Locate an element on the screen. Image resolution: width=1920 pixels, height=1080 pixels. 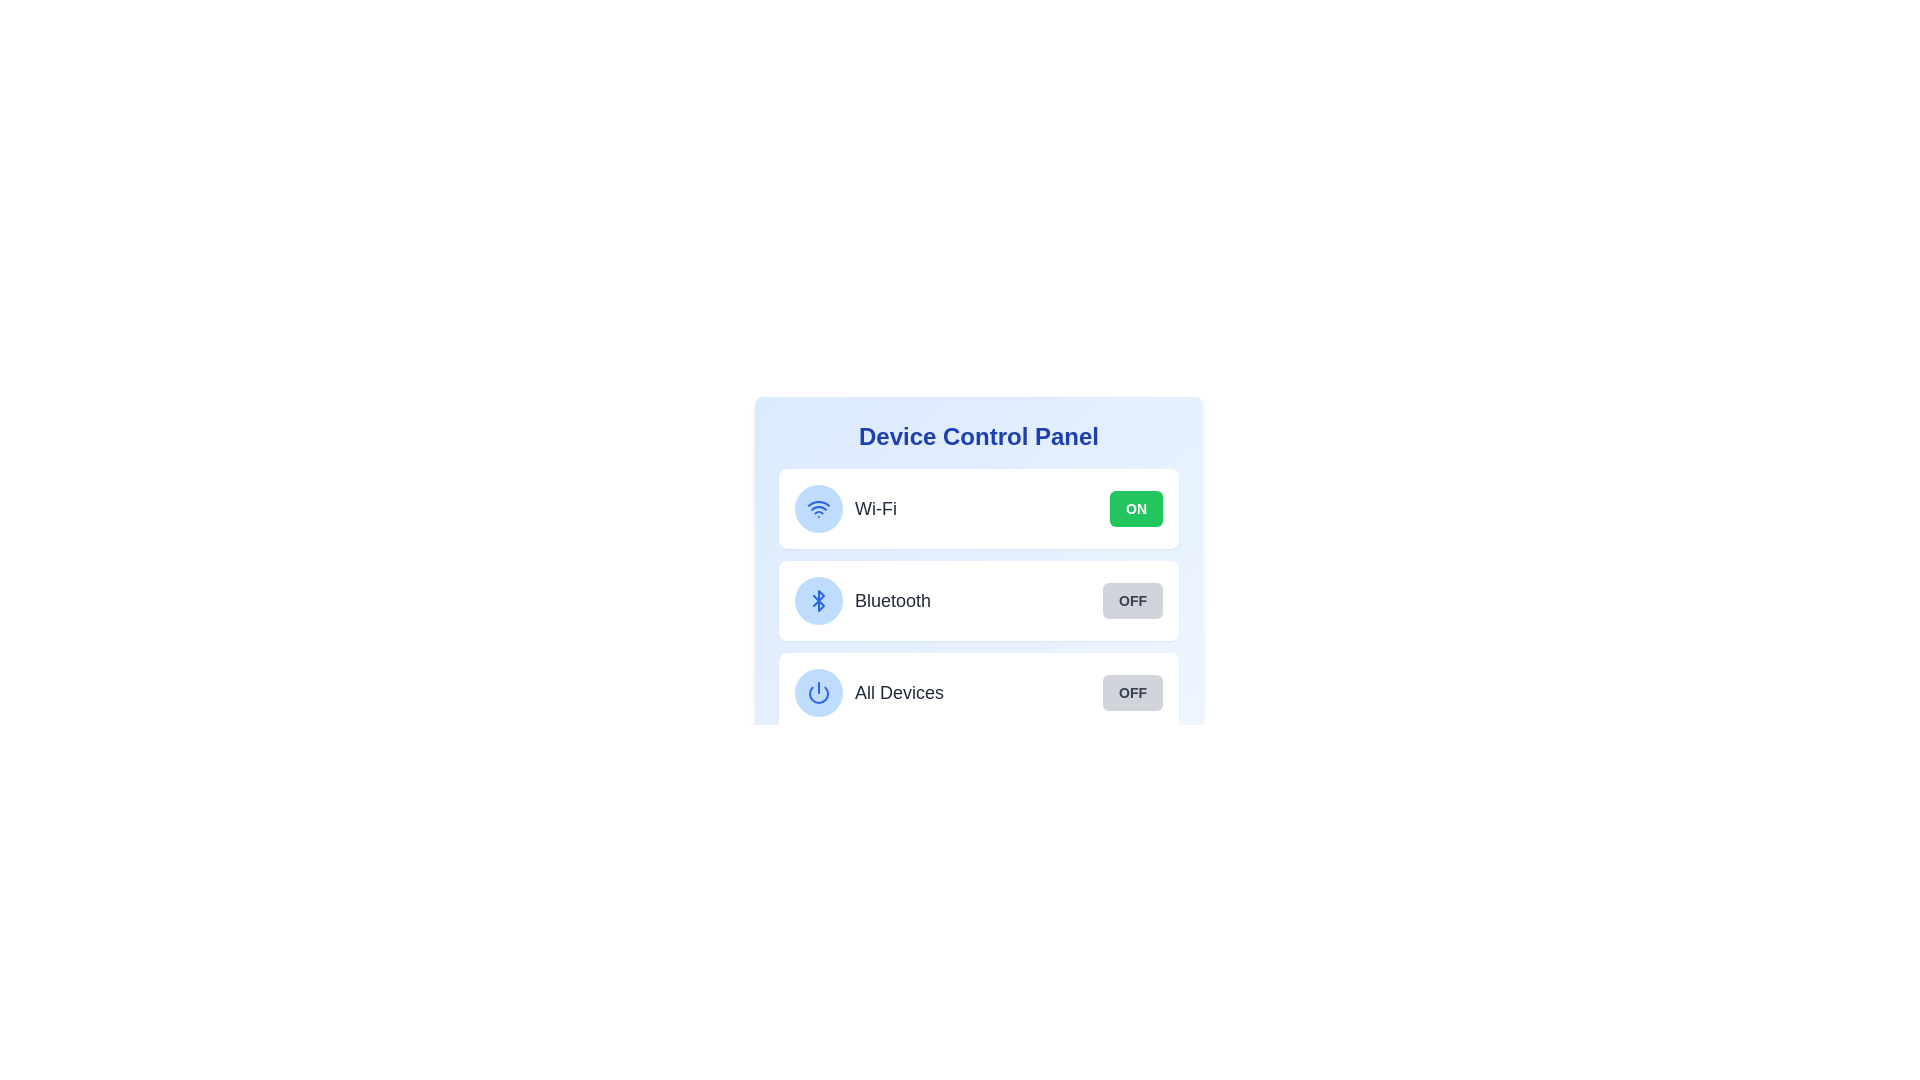
the Wi-Fi icon located at the top of the list in the device control panel, adjacent to the 'Wi-Fi' text and 'ON' toggle status button is located at coordinates (819, 508).